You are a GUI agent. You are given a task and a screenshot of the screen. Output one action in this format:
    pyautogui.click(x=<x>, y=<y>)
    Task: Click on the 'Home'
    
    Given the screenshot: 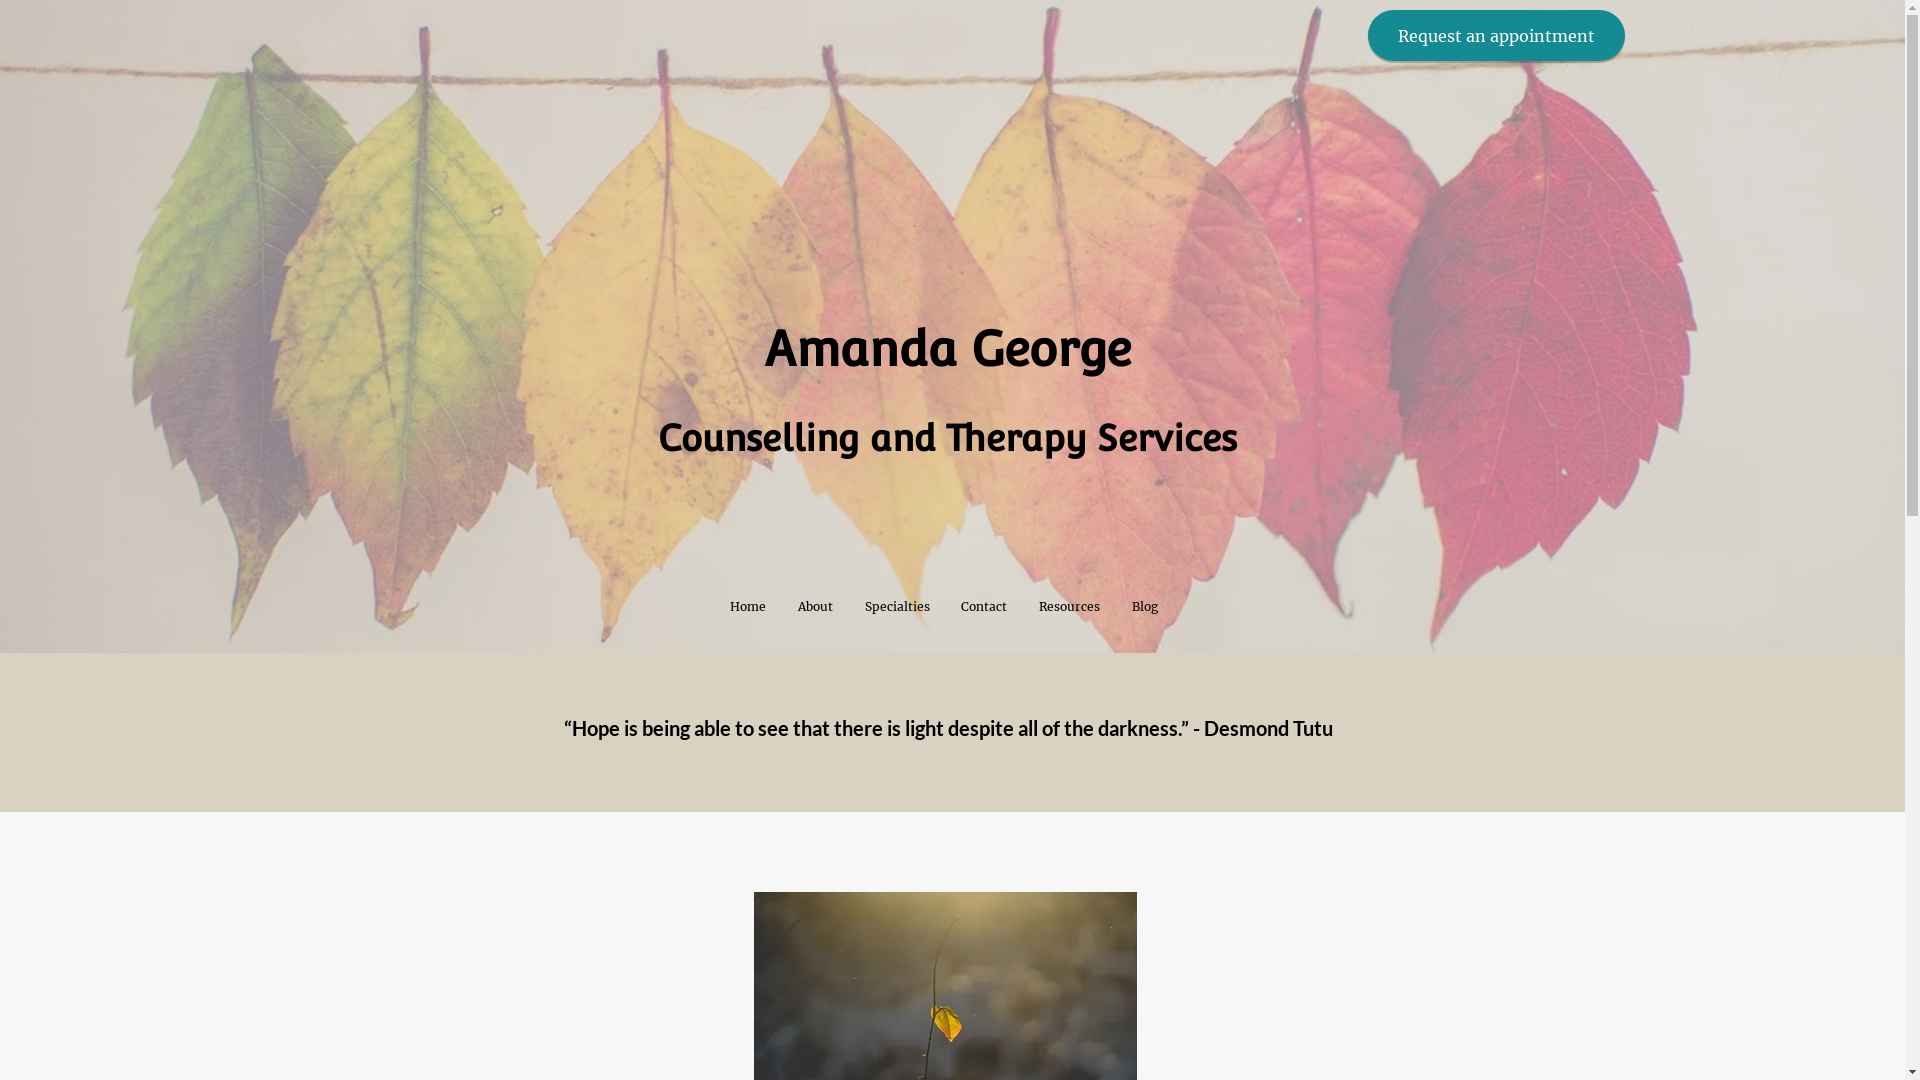 What is the action you would take?
    pyautogui.click(x=747, y=605)
    